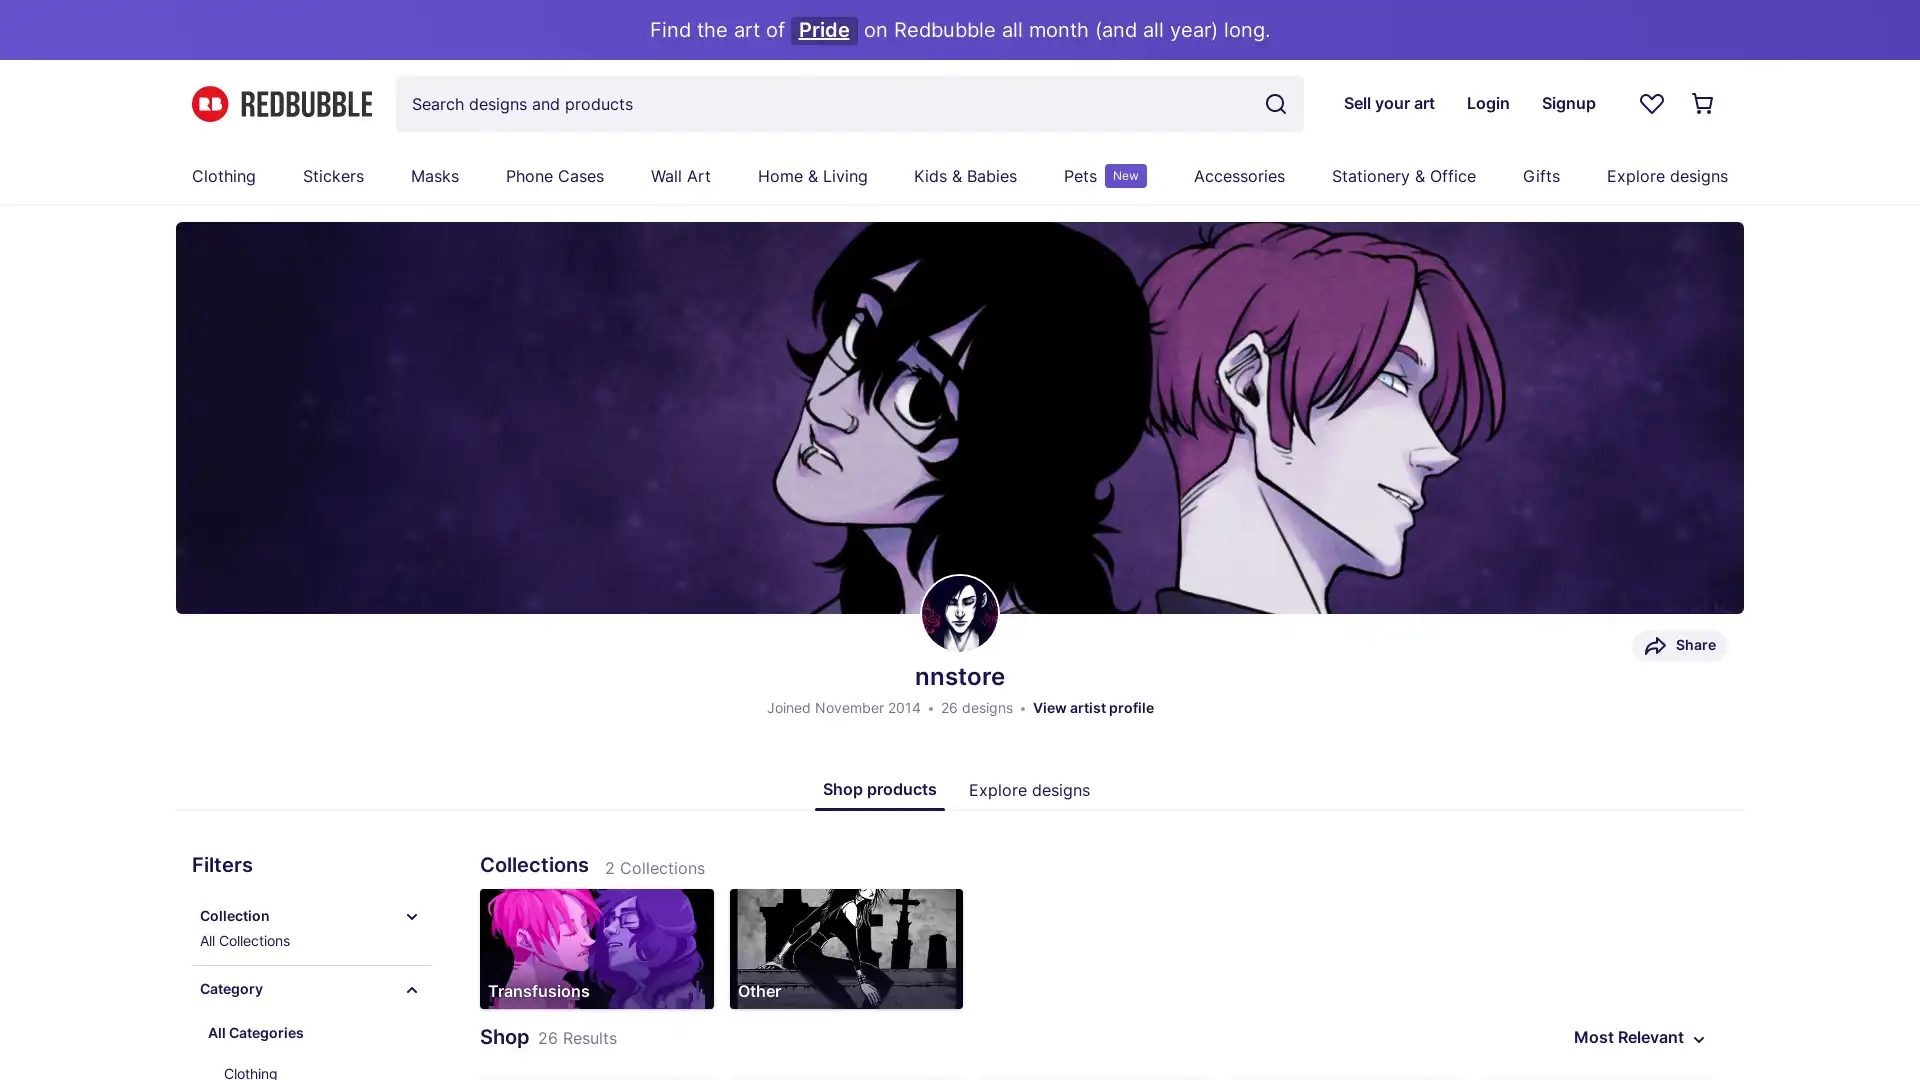 This screenshot has width=1920, height=1080. I want to click on Category, so click(311, 990).